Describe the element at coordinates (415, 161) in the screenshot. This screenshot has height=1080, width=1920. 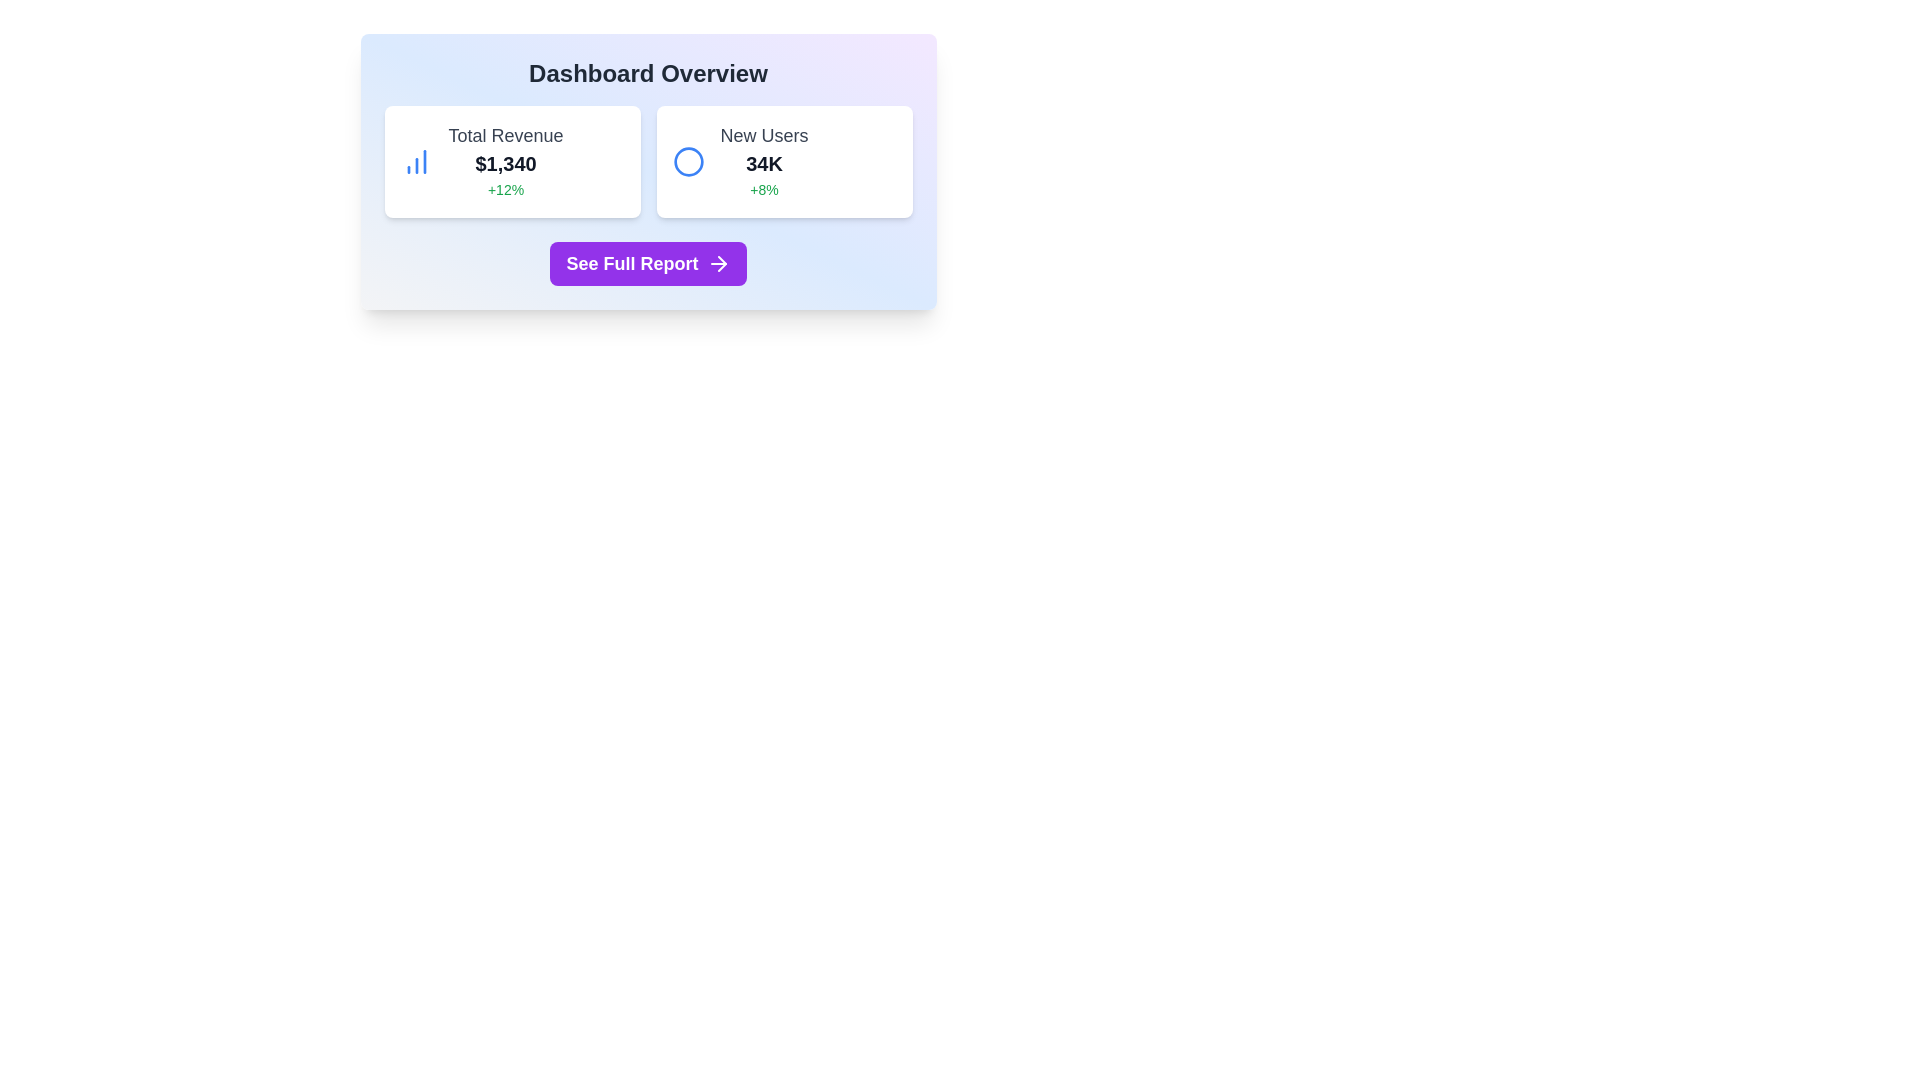
I see `the decorative icon located in the upper-left corner of the 'Total Revenue' card, positioned to the left of the '$1,340' value and the '+12%' text` at that location.